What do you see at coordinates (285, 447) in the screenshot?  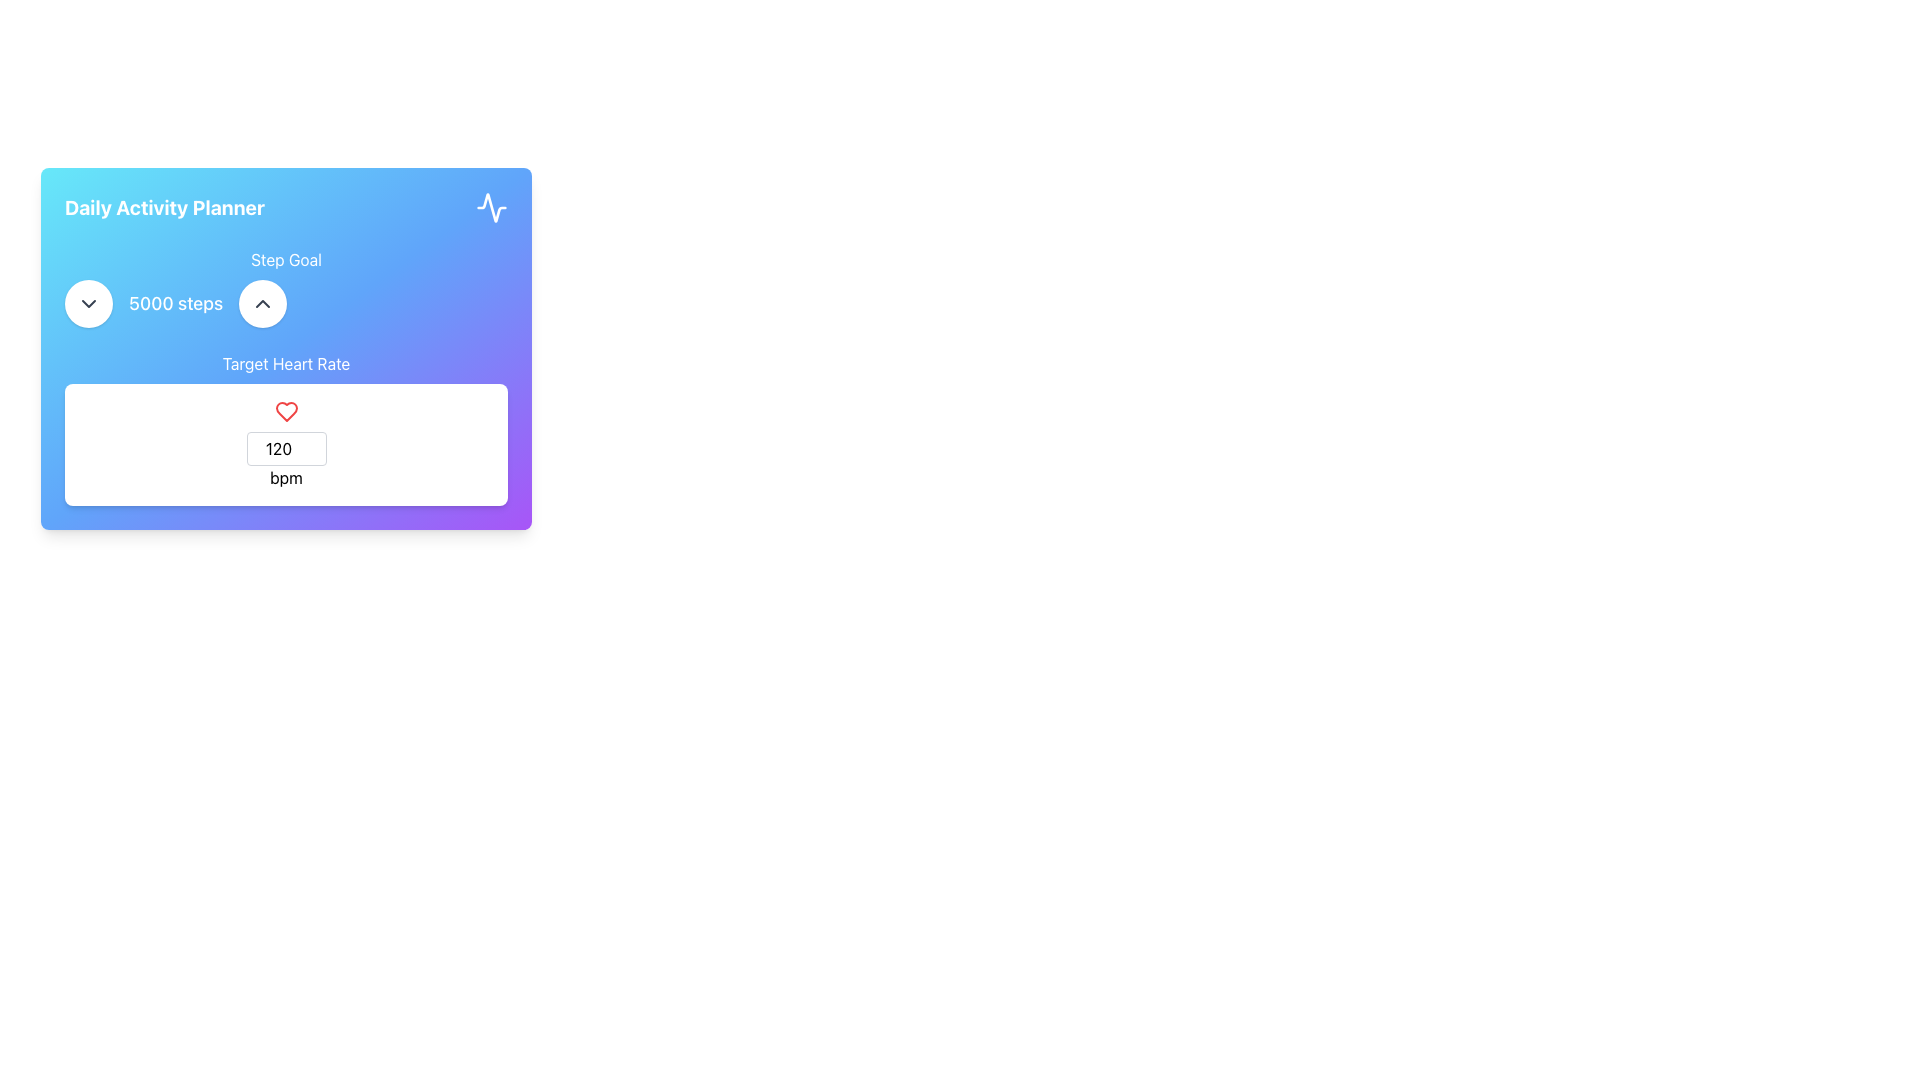 I see `the Number input field to focus, which is located beneath a red heart icon and above the text 'bpm' within a white card-like component` at bounding box center [285, 447].